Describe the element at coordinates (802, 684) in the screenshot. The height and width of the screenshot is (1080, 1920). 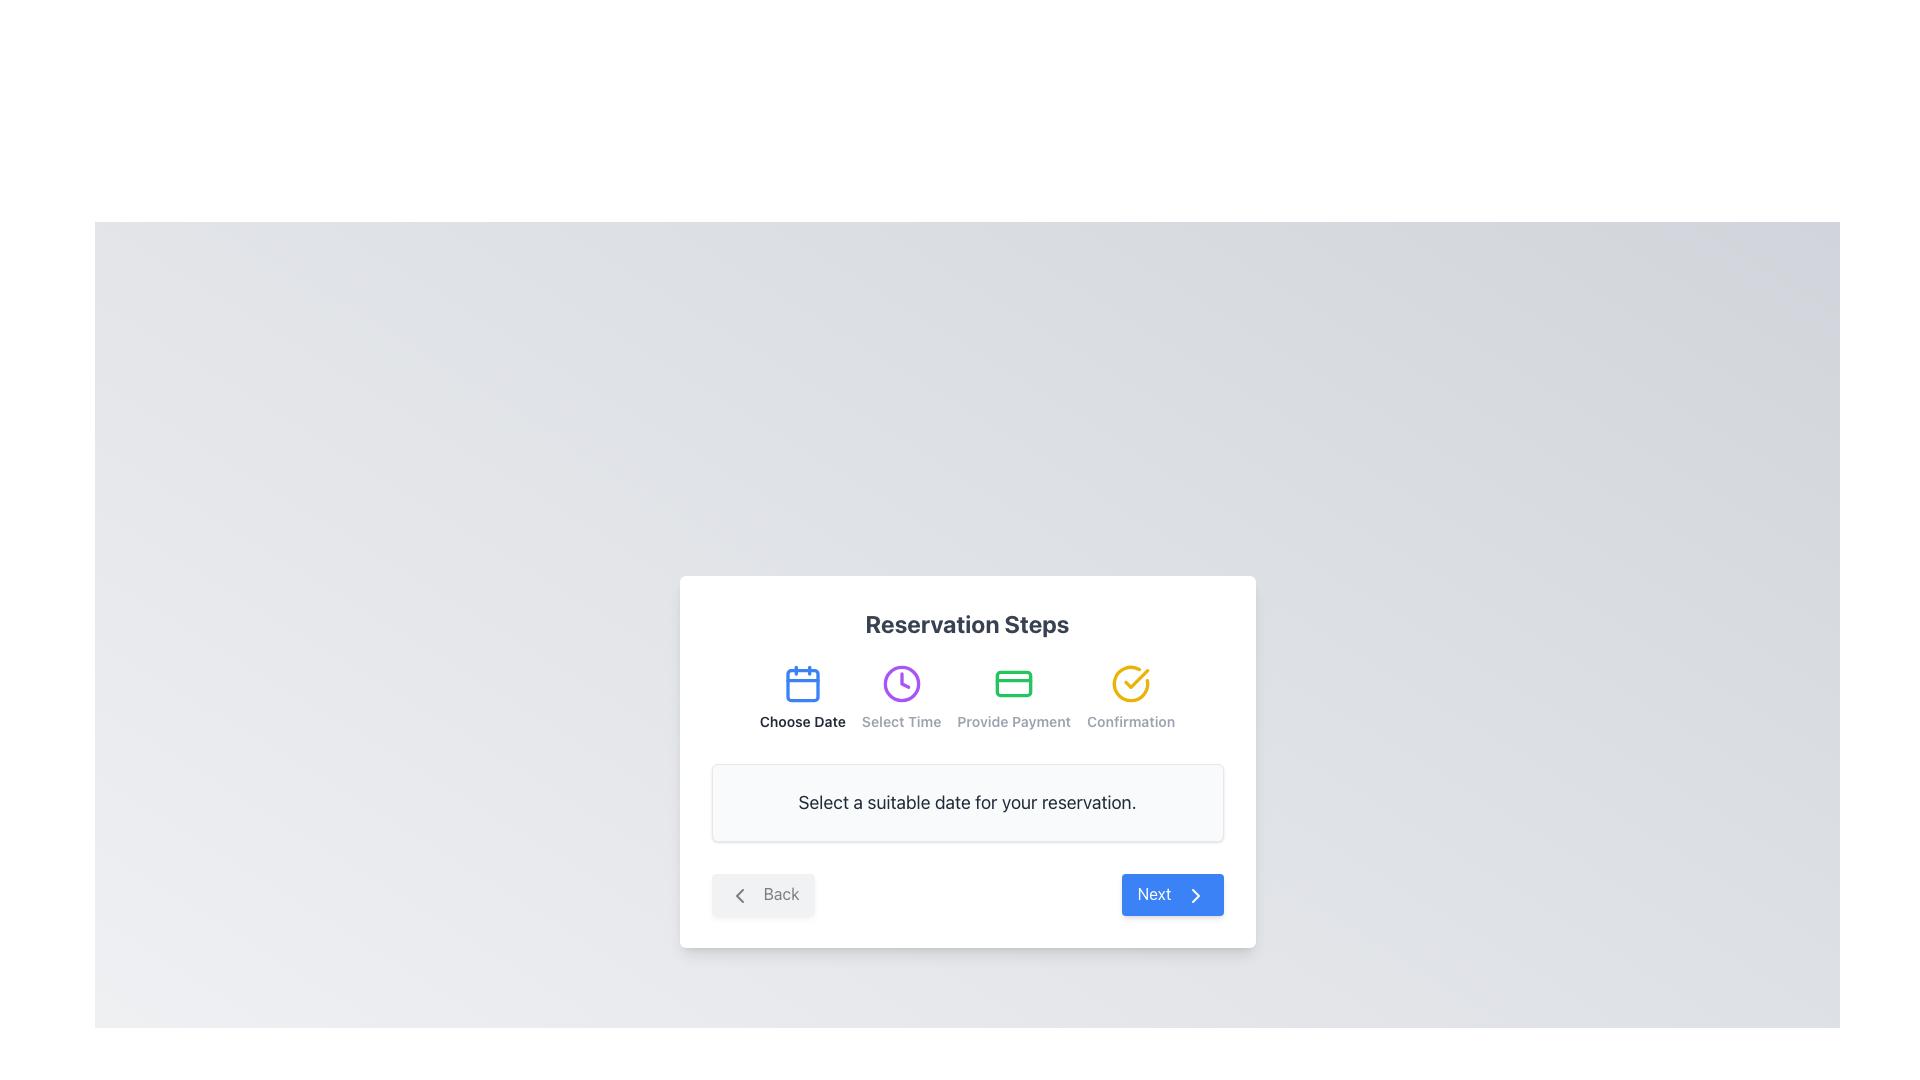
I see `the graphical rectangle component that is centered within the calendar icon labeled 'Choose Date' in the upper section of the interface` at that location.